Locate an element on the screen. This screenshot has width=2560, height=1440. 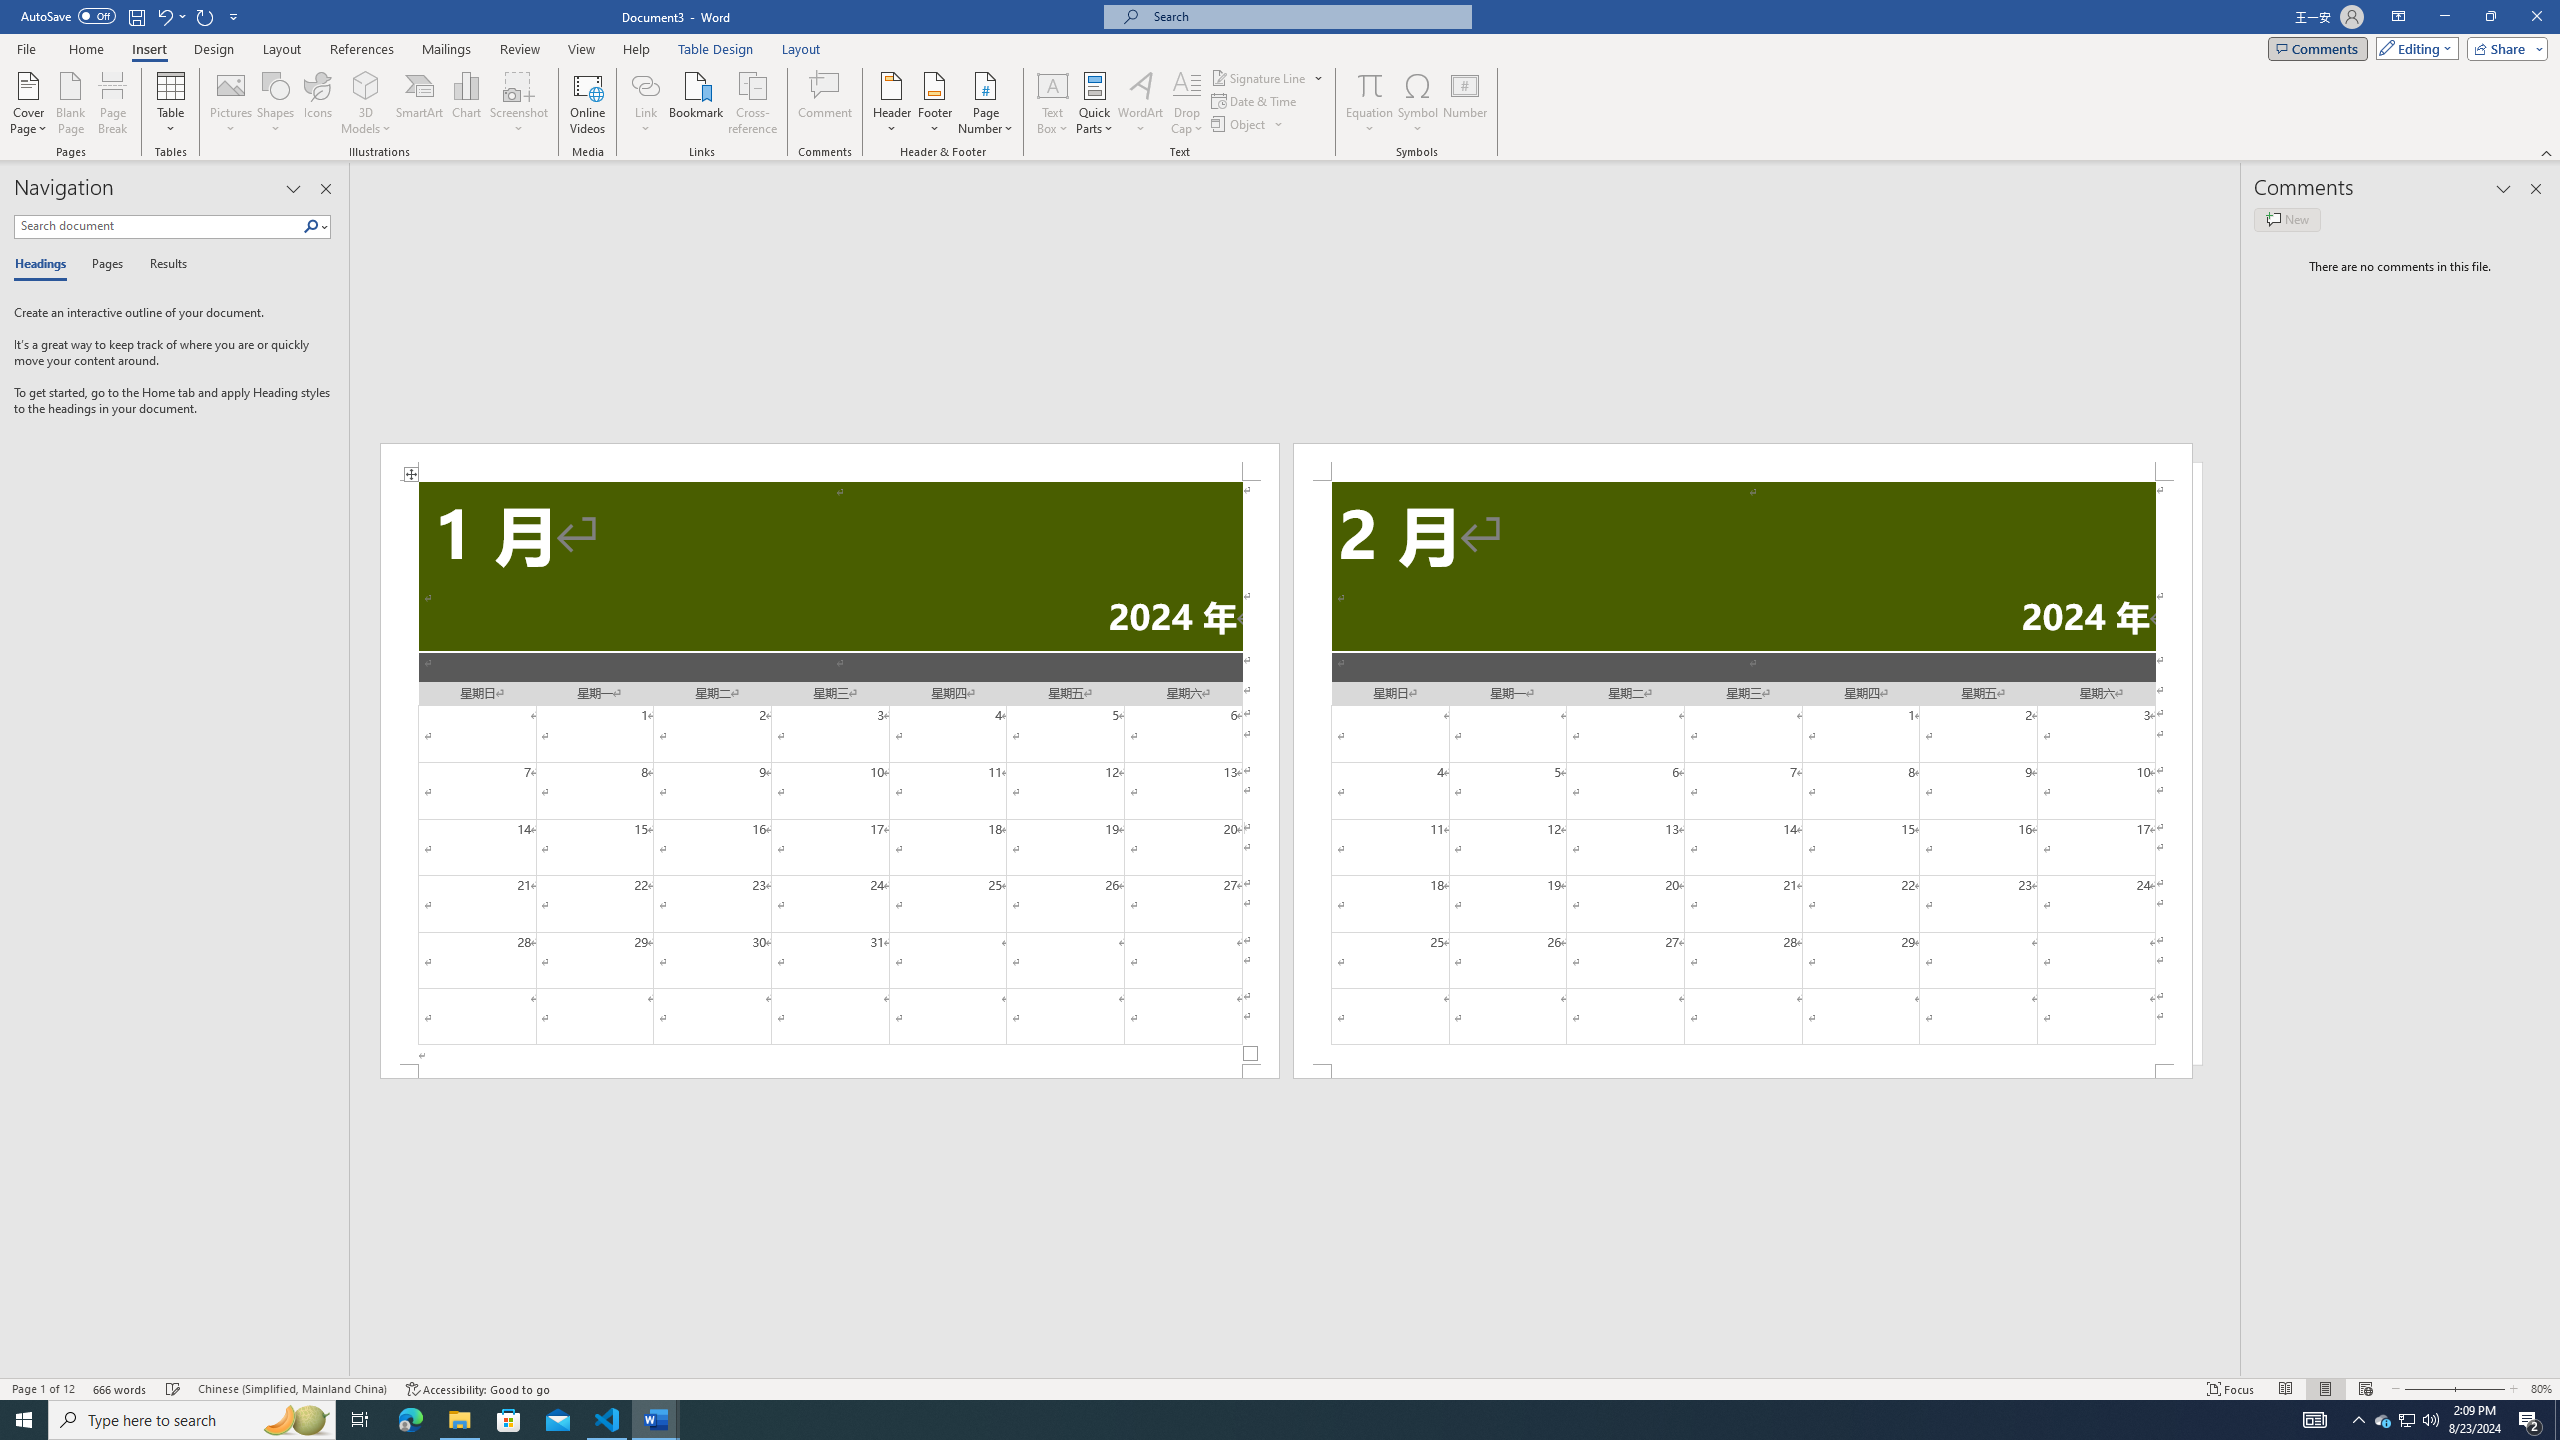
'Pictures' is located at coordinates (231, 103).